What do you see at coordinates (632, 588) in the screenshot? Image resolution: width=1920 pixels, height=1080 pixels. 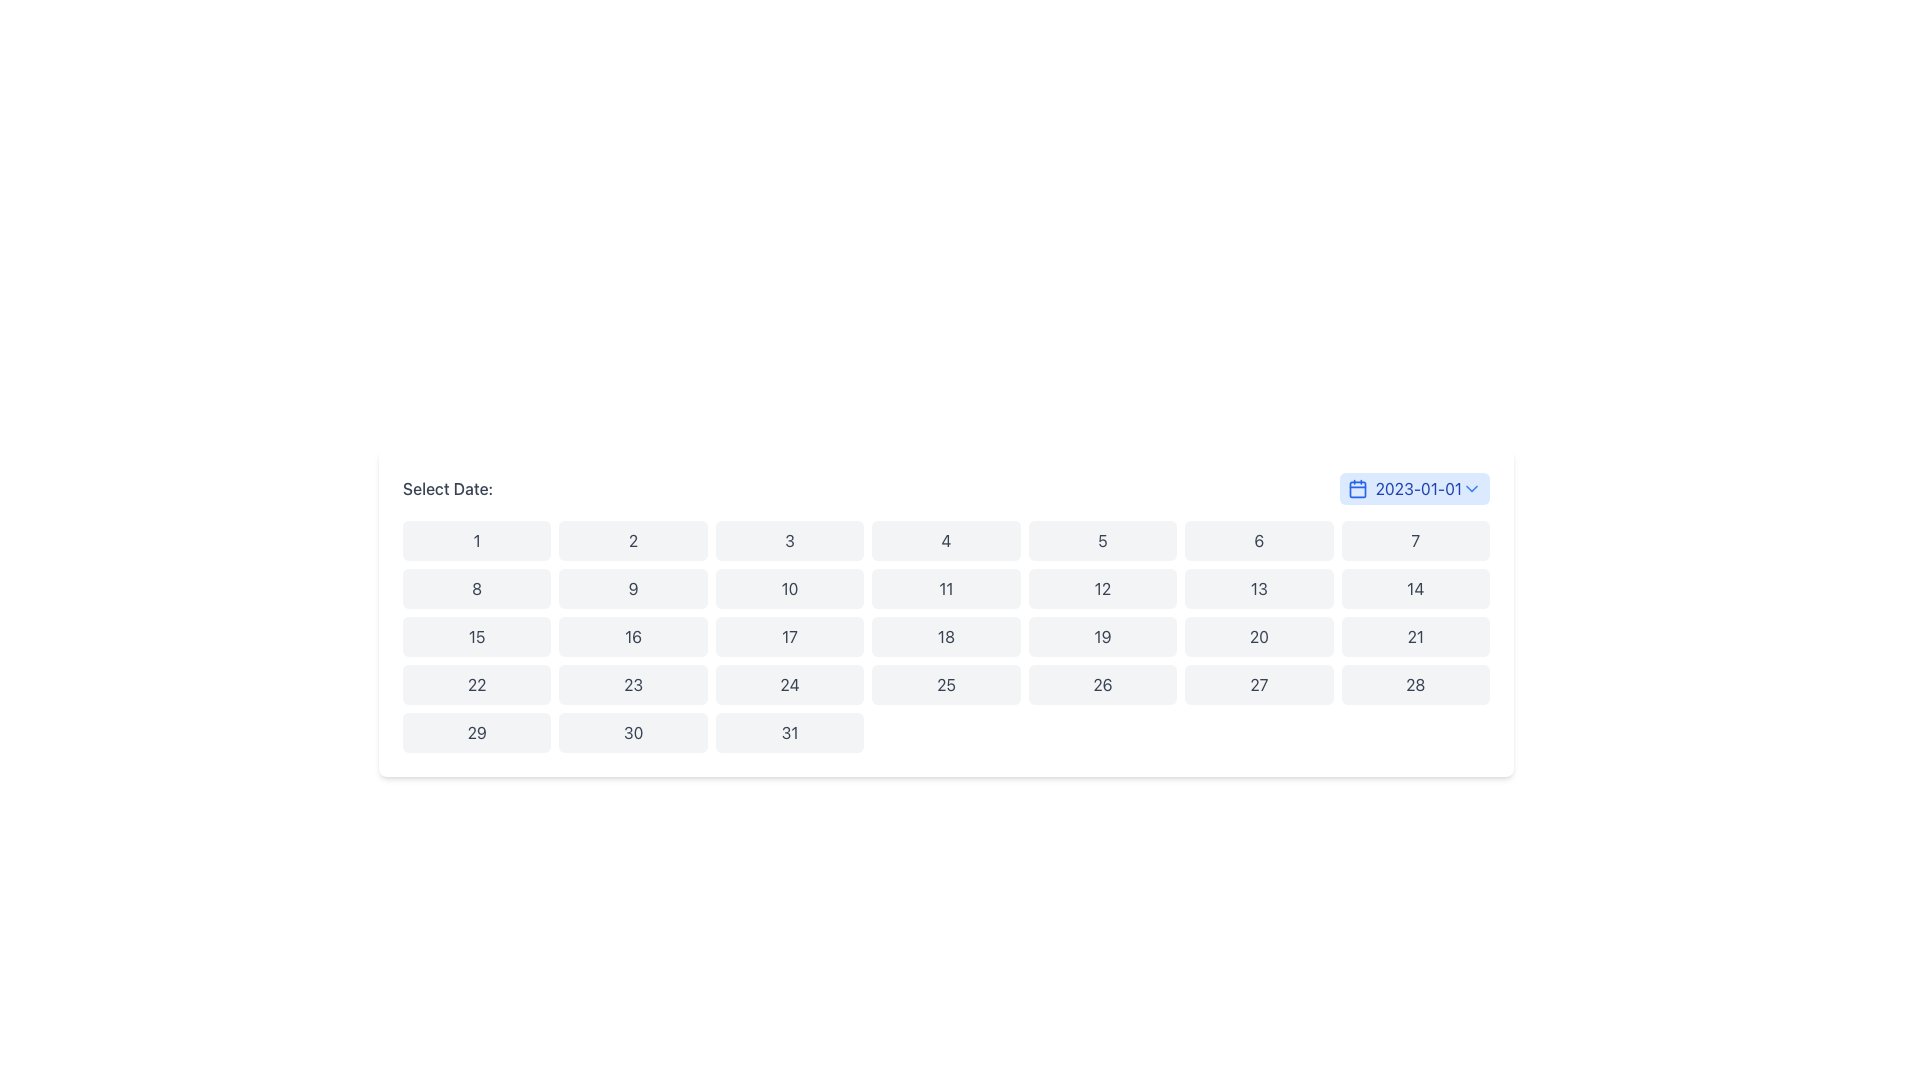 I see `the date selector button representing the number '9' located in the second row and second column of the grid to change its background color to blue` at bounding box center [632, 588].